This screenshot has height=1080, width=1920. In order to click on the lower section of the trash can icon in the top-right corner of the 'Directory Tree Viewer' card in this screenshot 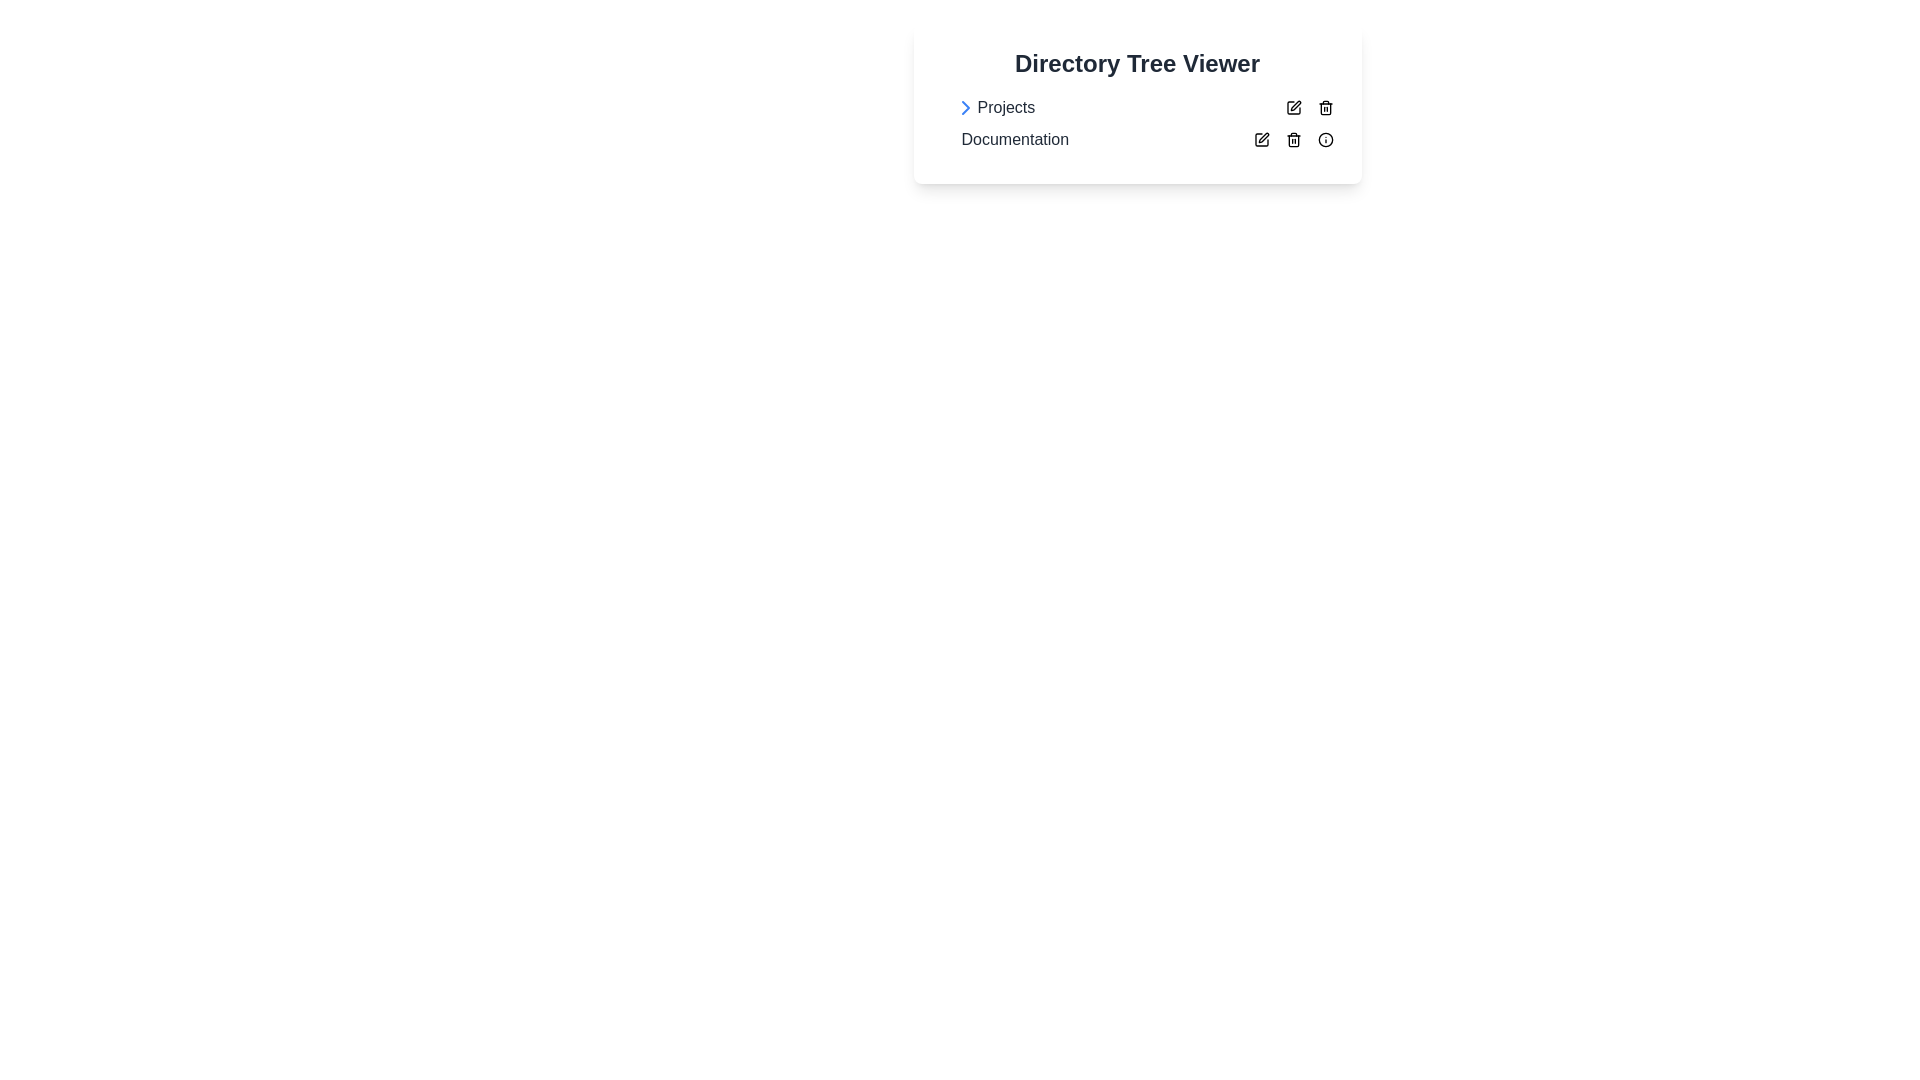, I will do `click(1325, 109)`.